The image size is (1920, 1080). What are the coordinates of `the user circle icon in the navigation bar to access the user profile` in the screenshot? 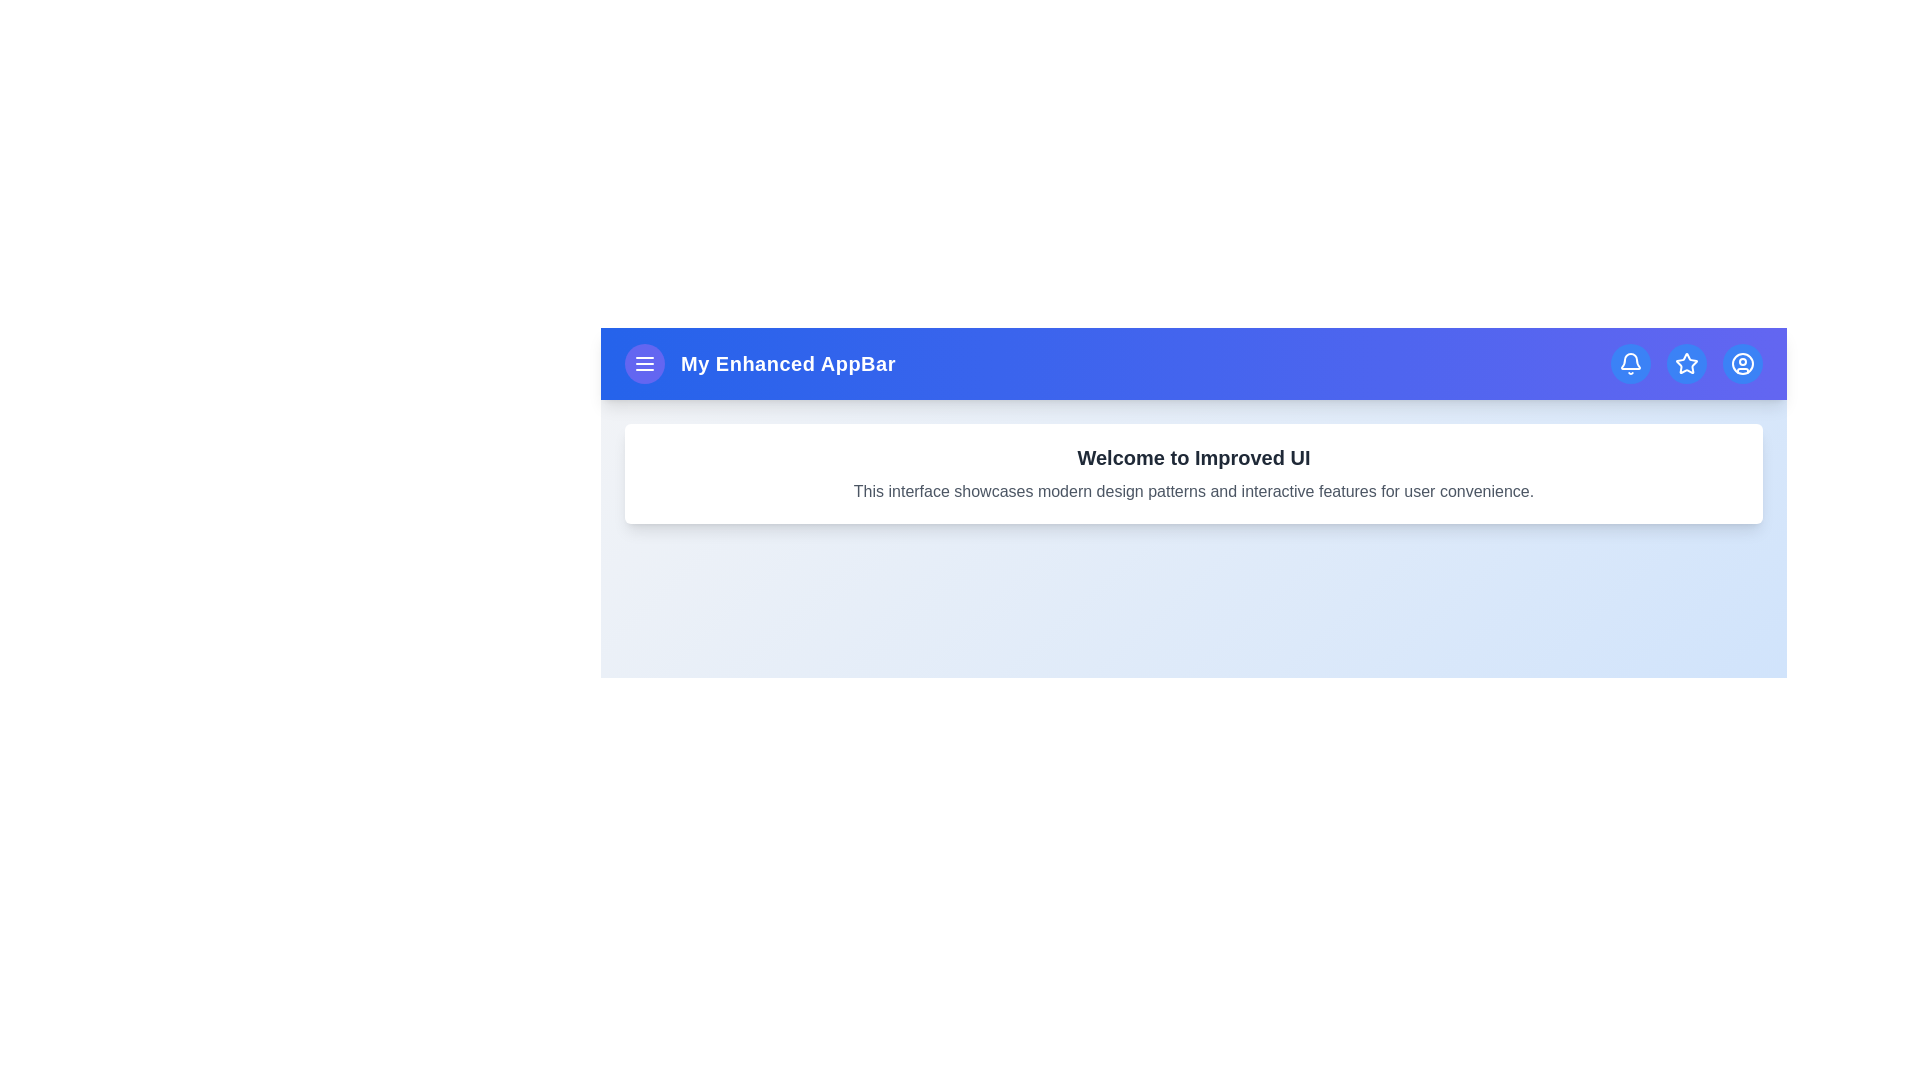 It's located at (1741, 363).